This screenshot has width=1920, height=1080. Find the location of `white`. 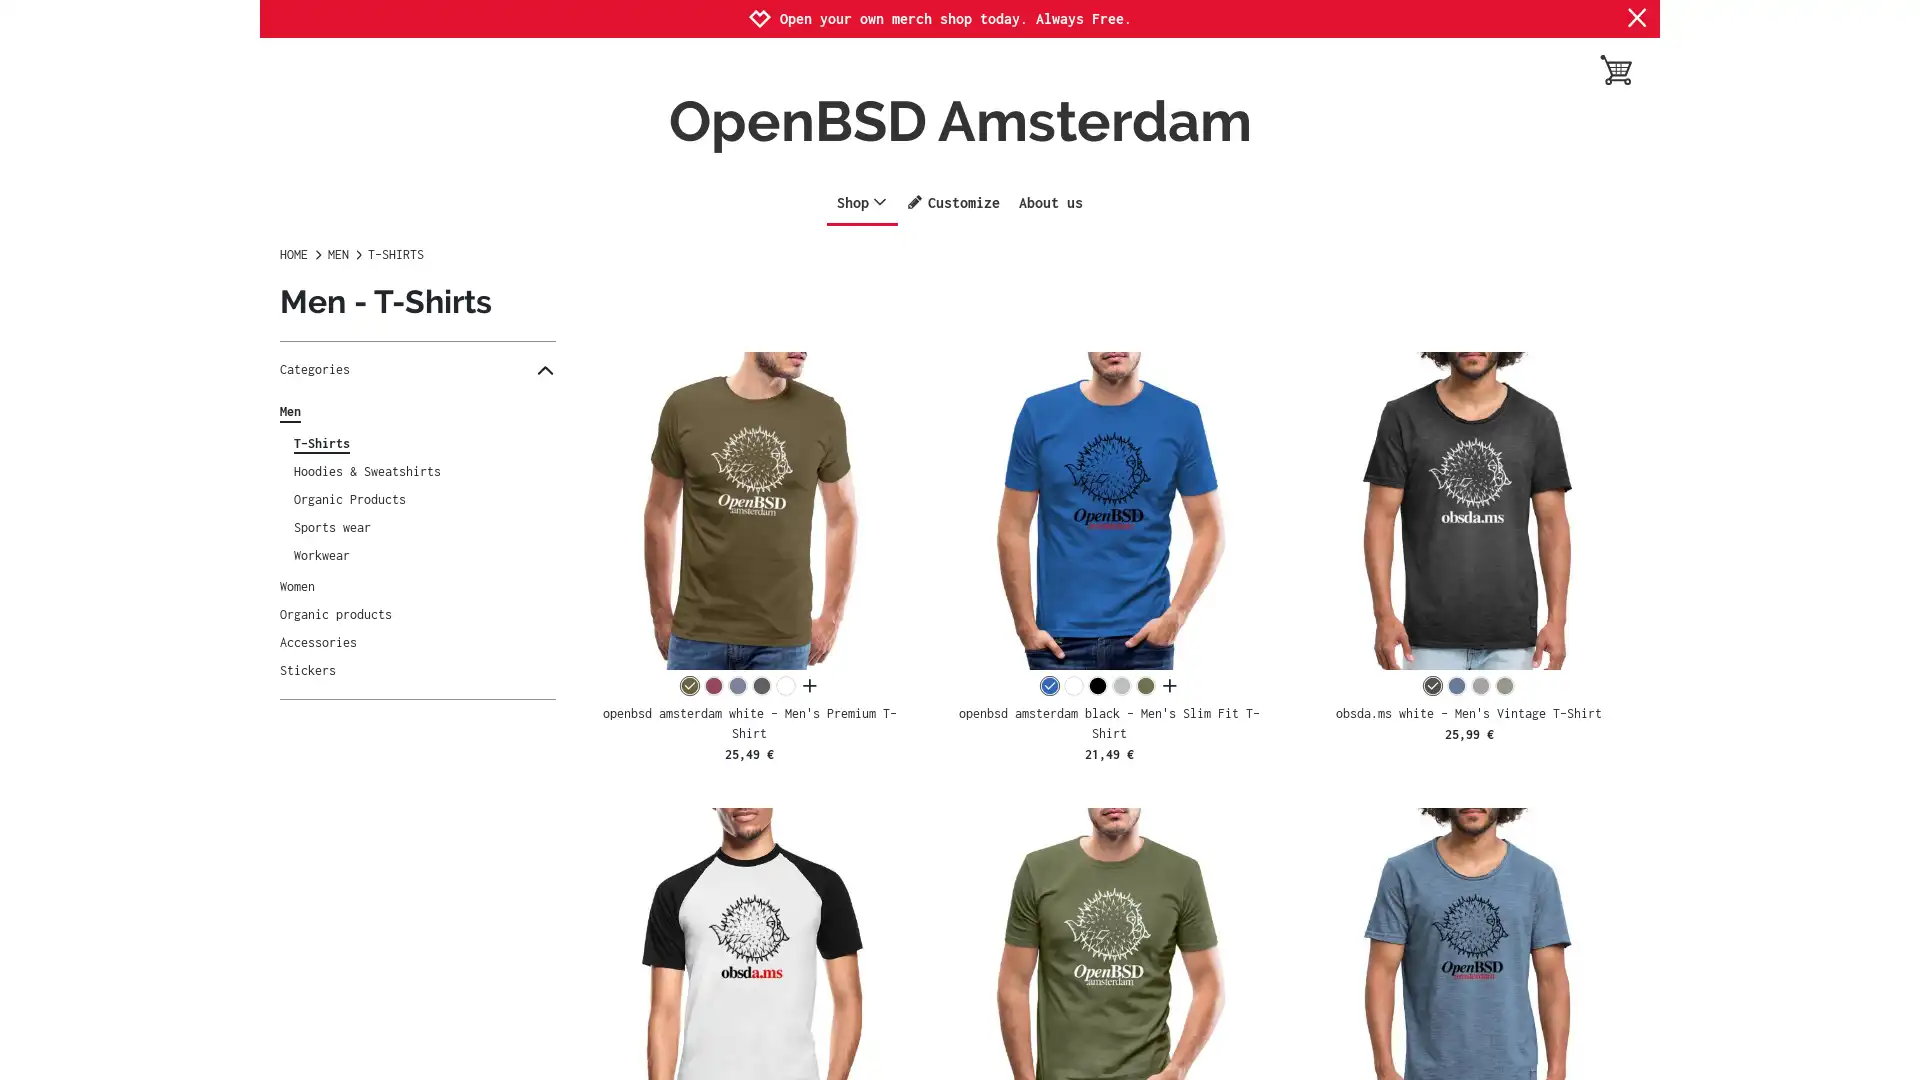

white is located at coordinates (784, 685).